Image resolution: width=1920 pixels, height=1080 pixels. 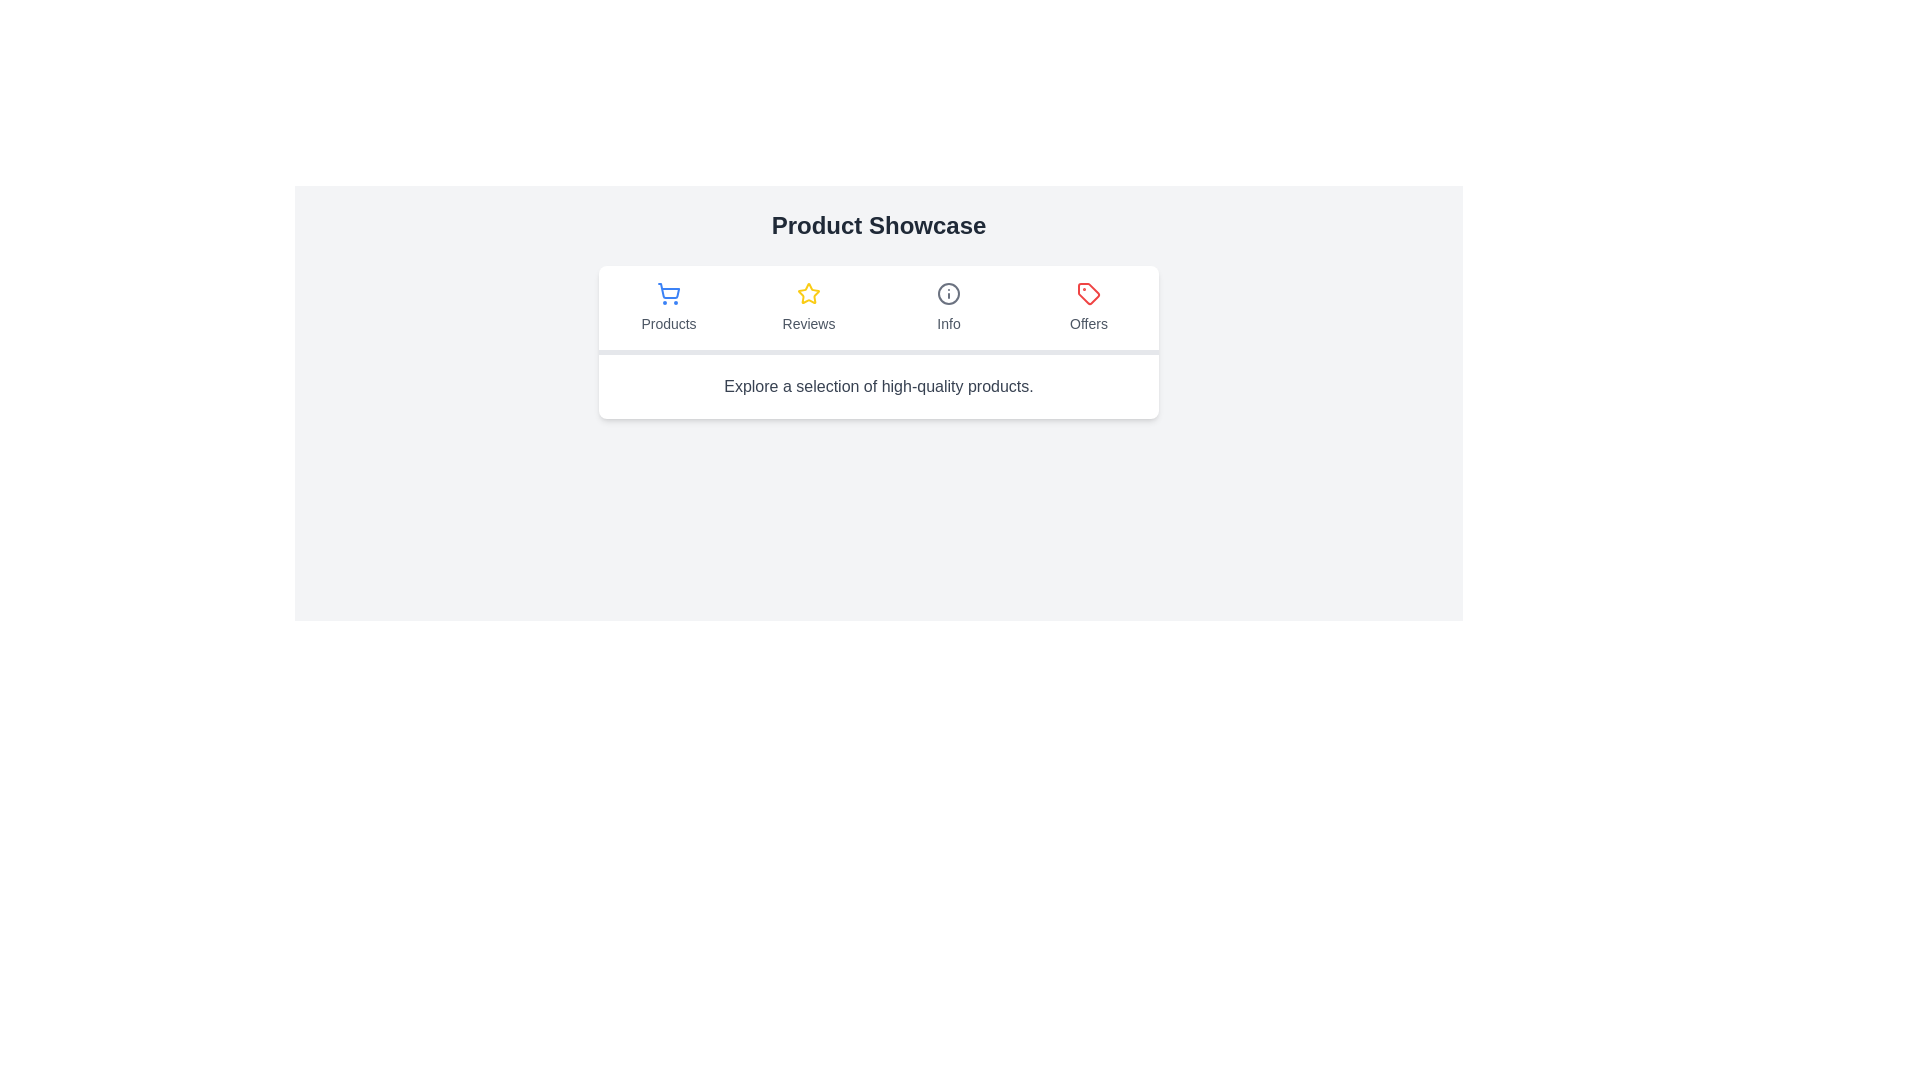 I want to click on text content of the 'Reviews' tab label, which is centrally located below the star icon and aligned with other tab titles, so click(x=809, y=323).